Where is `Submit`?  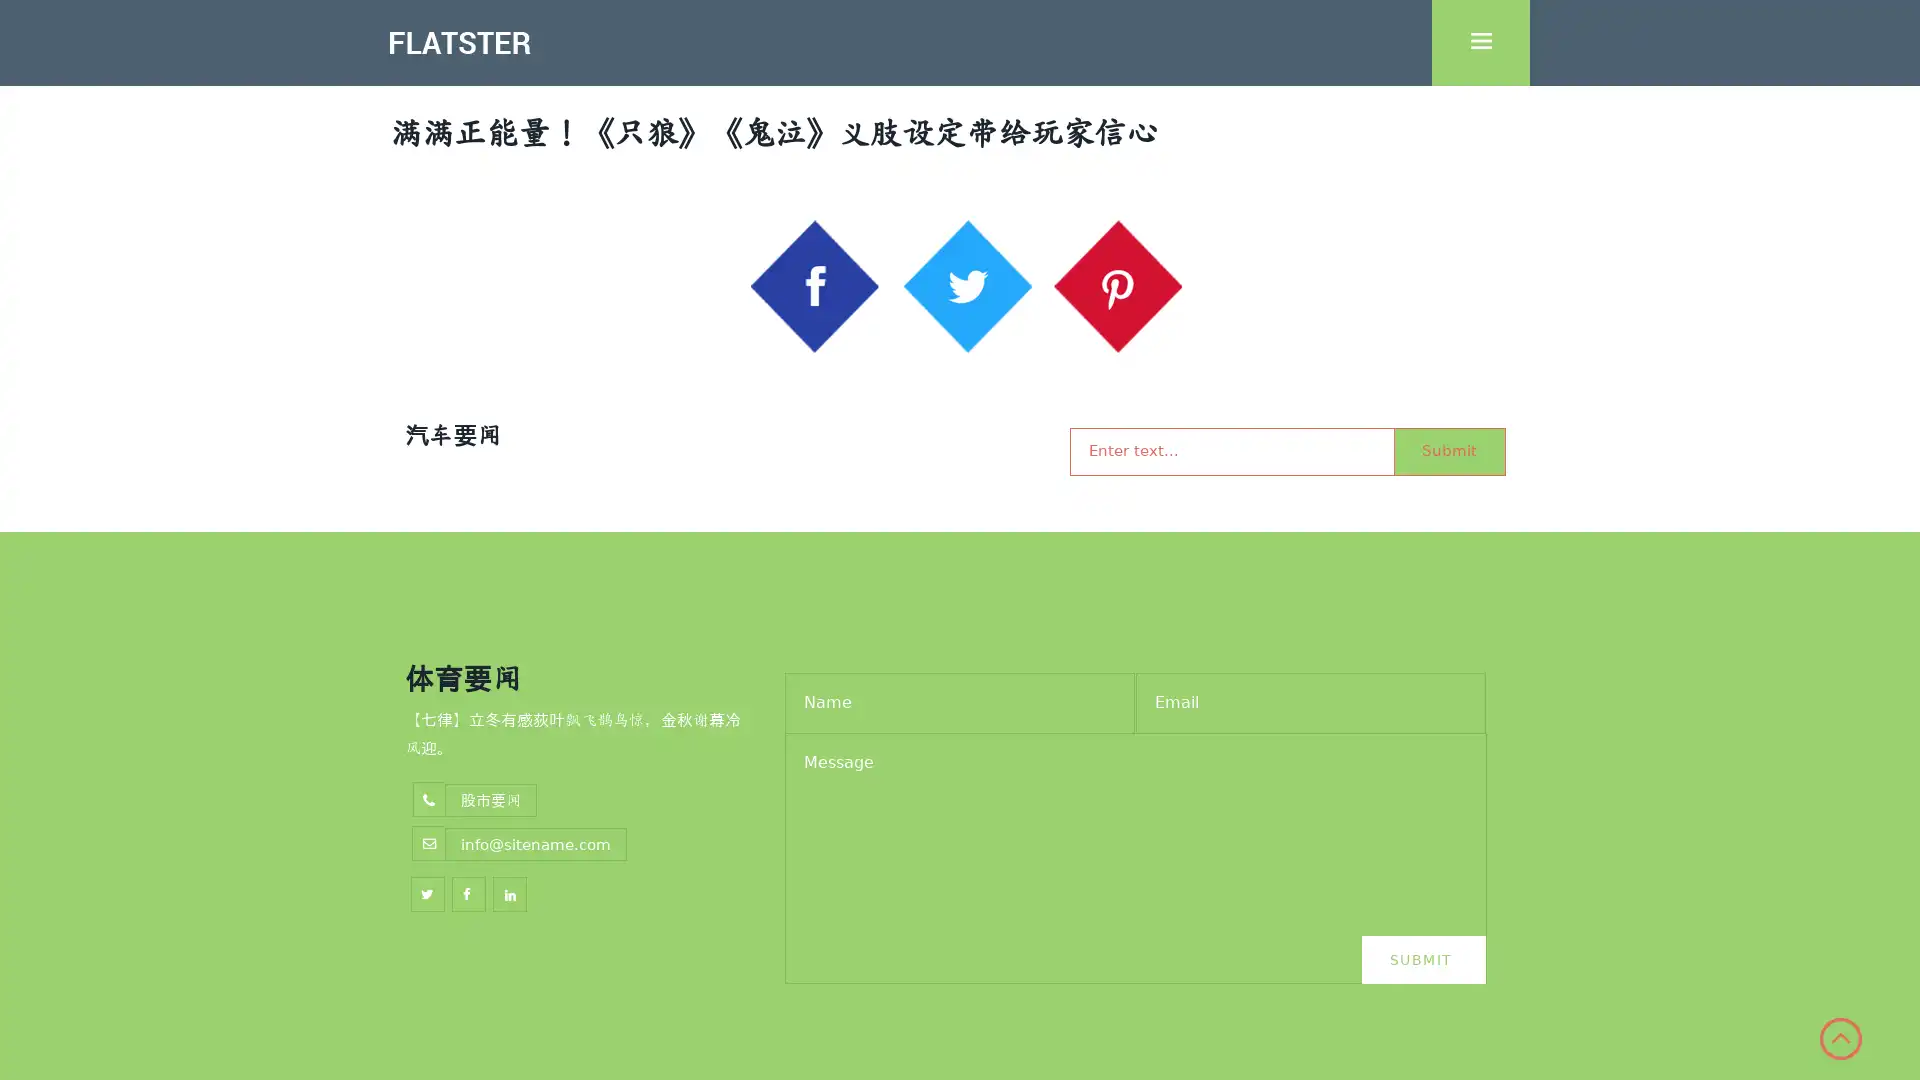
Submit is located at coordinates (1422, 958).